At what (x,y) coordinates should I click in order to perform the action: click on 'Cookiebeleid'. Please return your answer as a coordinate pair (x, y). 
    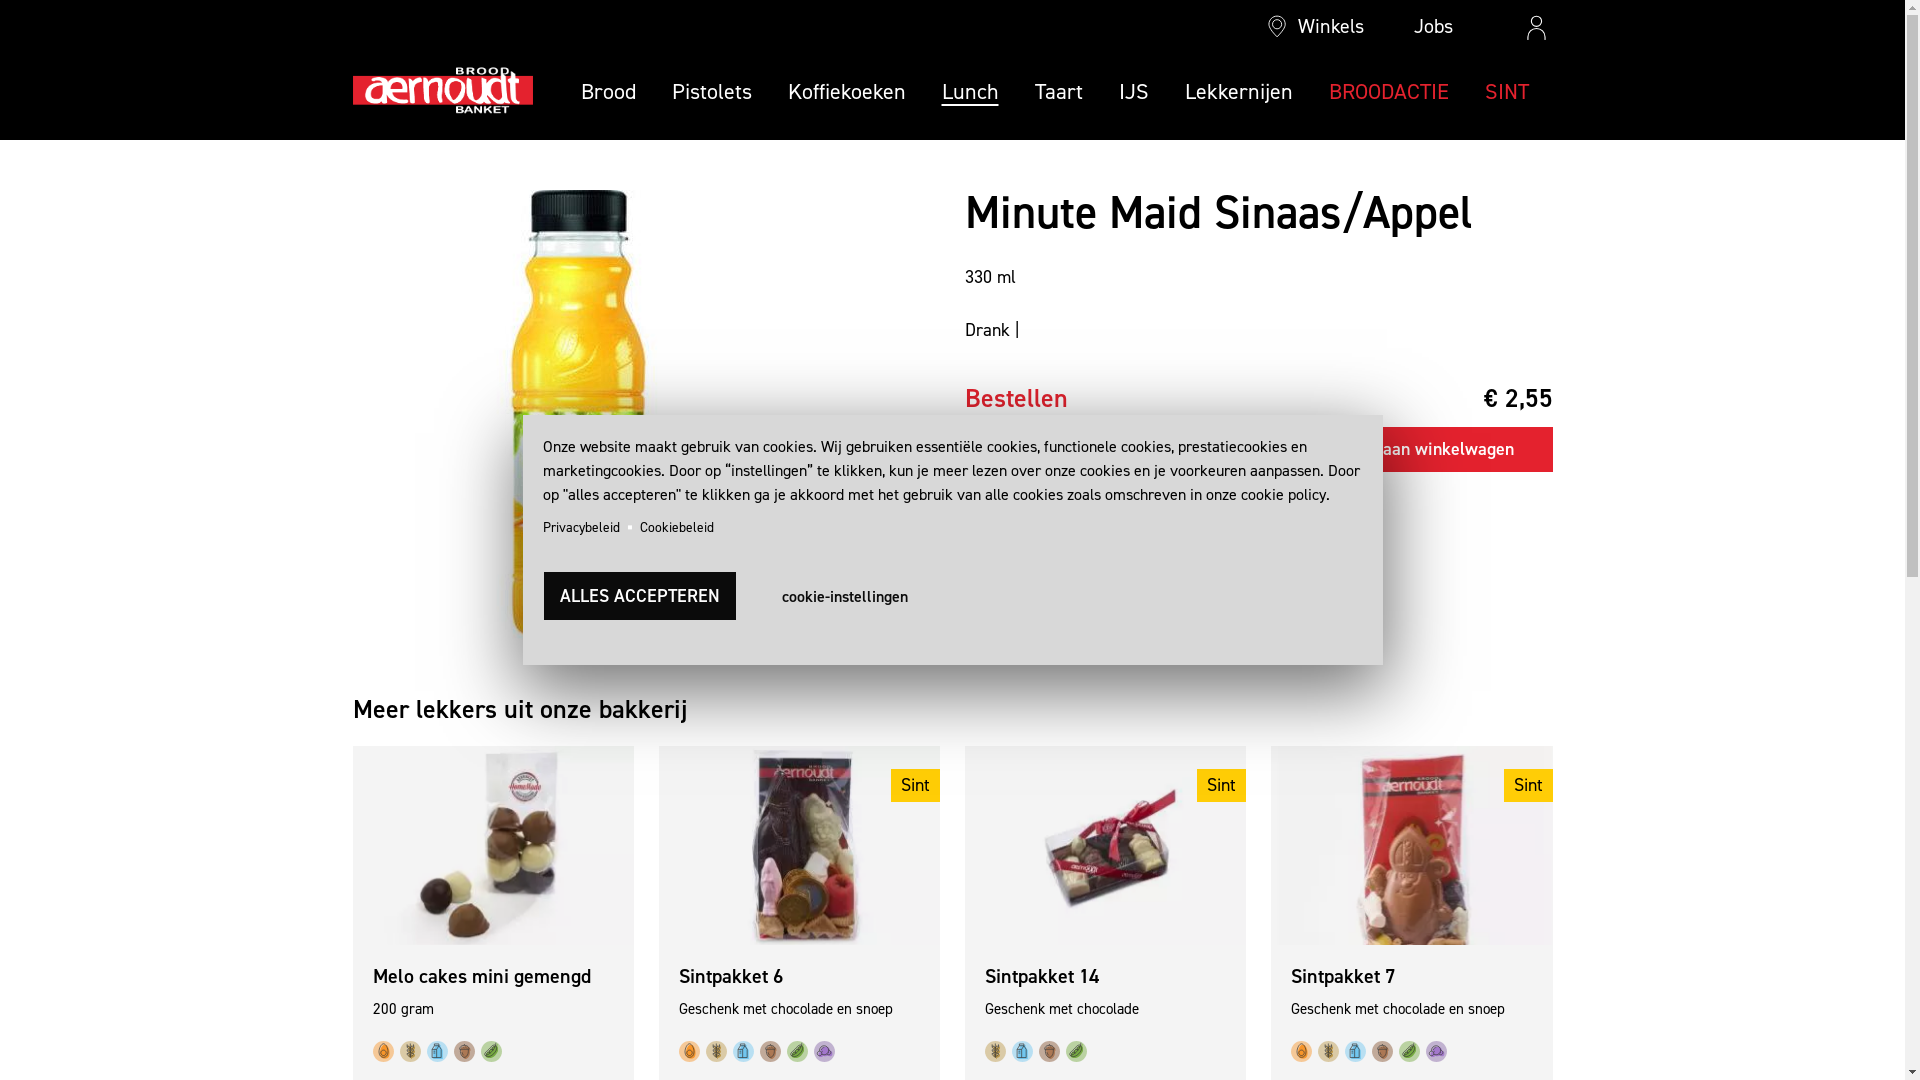
    Looking at the image, I should click on (676, 526).